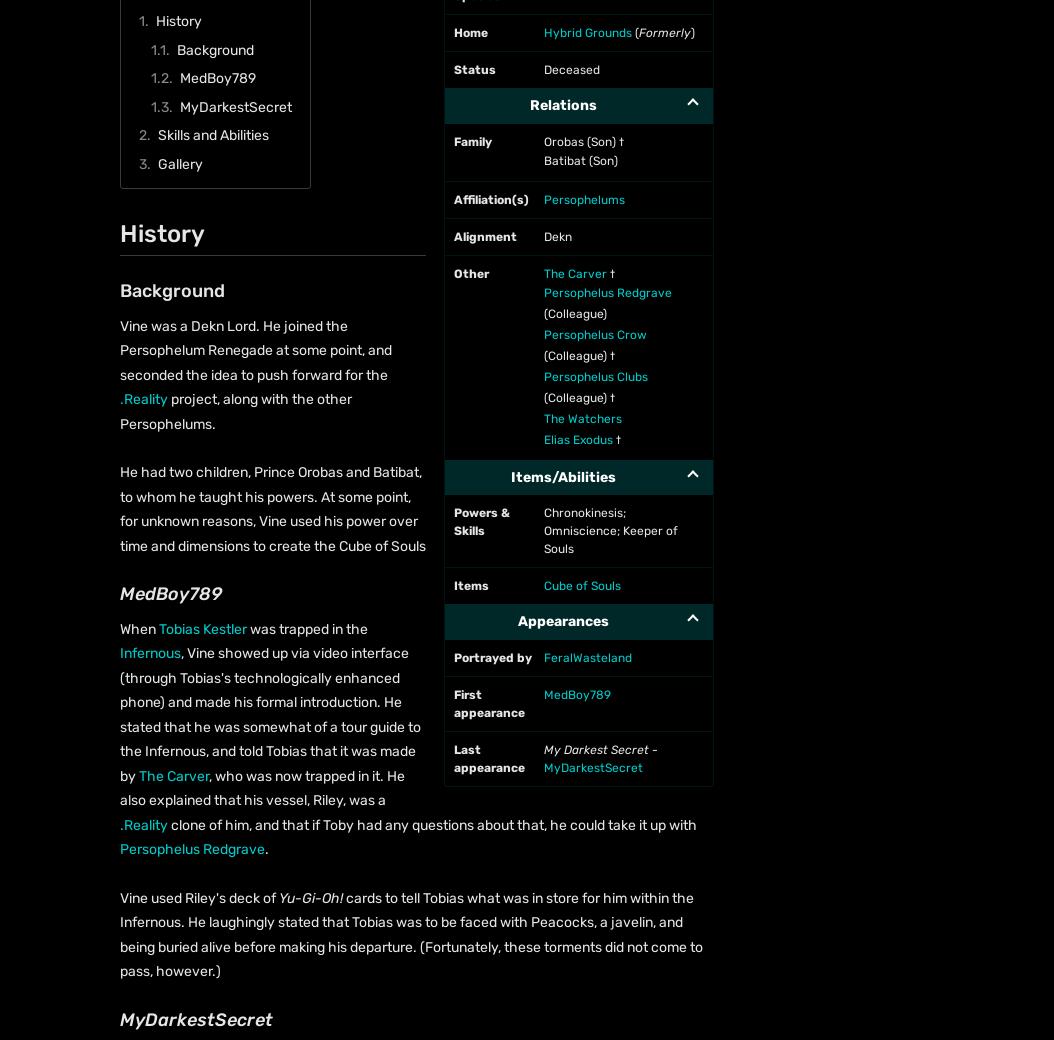 The image size is (1054, 1040). What do you see at coordinates (473, 253) in the screenshot?
I see `'Terms of Use'` at bounding box center [473, 253].